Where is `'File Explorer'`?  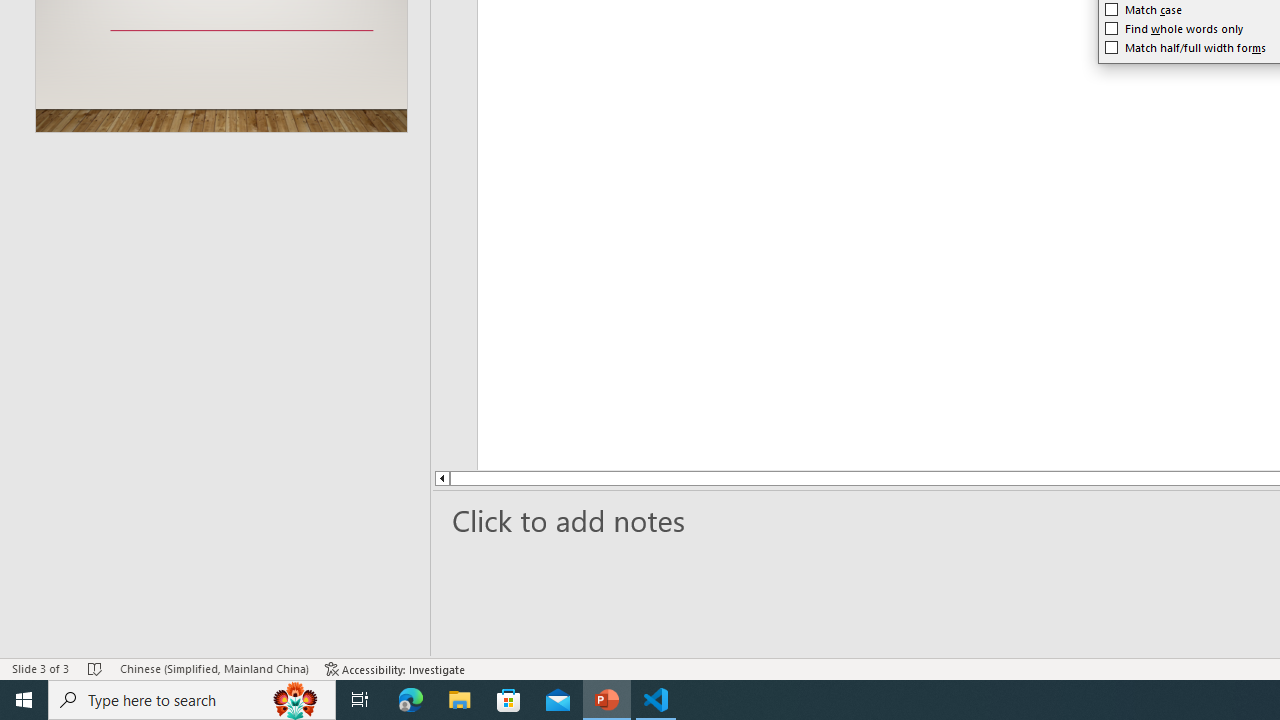 'File Explorer' is located at coordinates (459, 698).